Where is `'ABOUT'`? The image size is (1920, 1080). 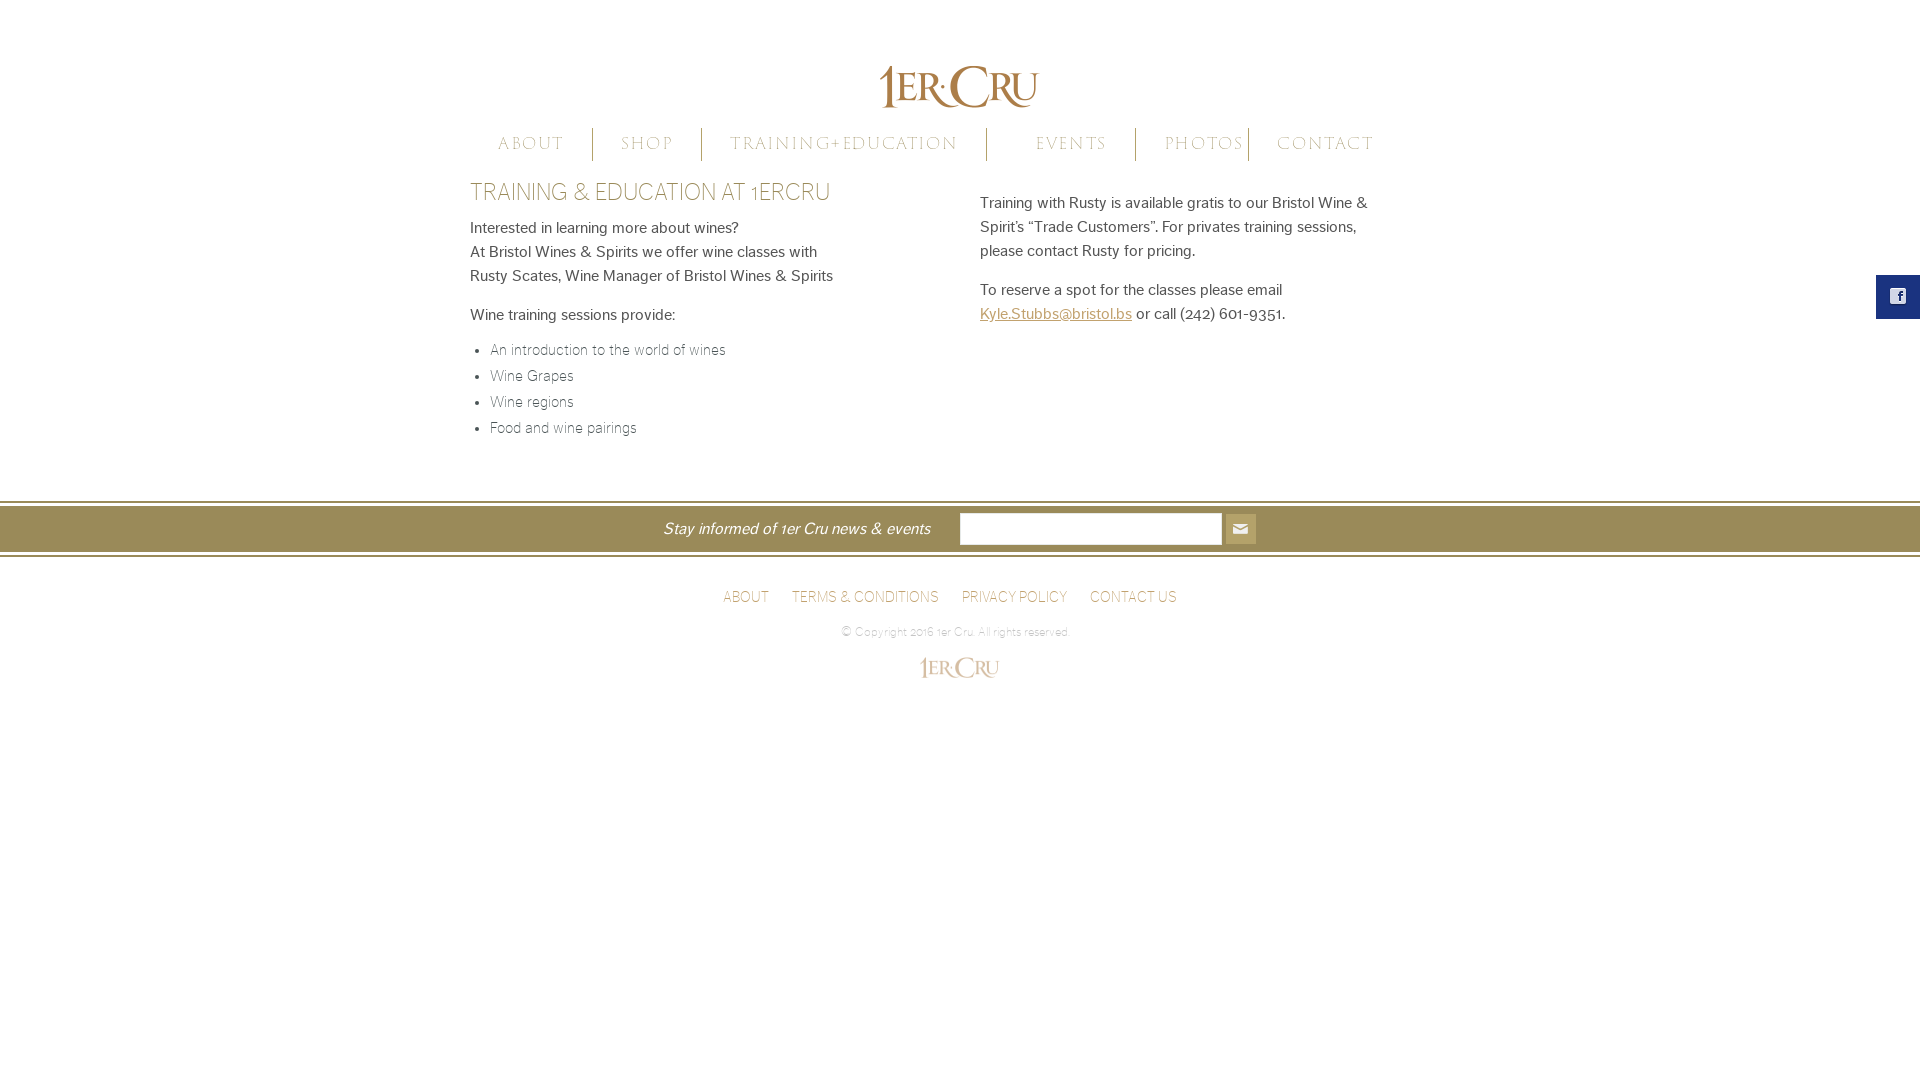 'ABOUT' is located at coordinates (744, 596).